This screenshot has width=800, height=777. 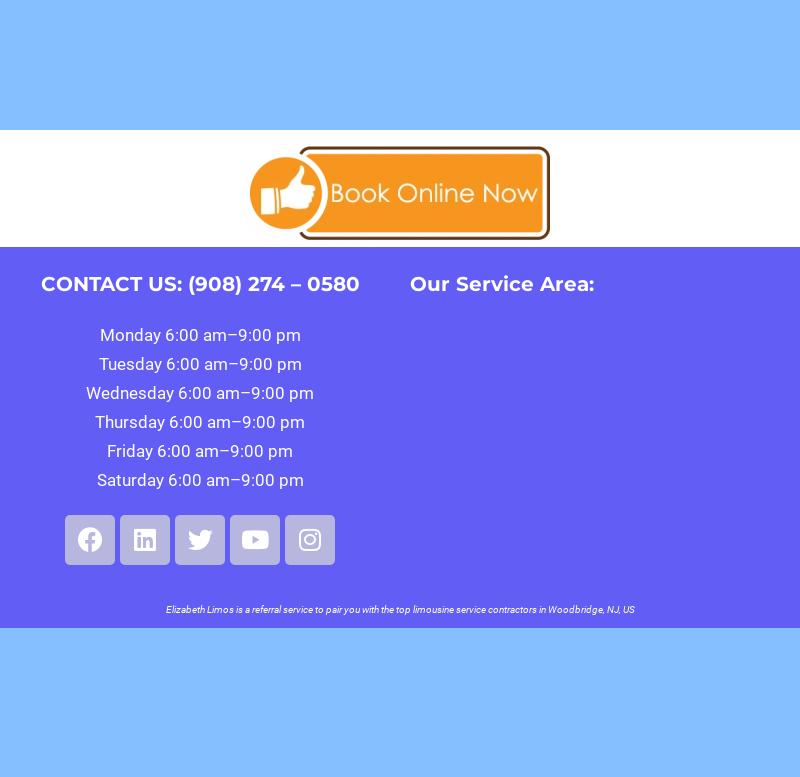 I want to click on 'Our Service Area:', so click(x=500, y=282).